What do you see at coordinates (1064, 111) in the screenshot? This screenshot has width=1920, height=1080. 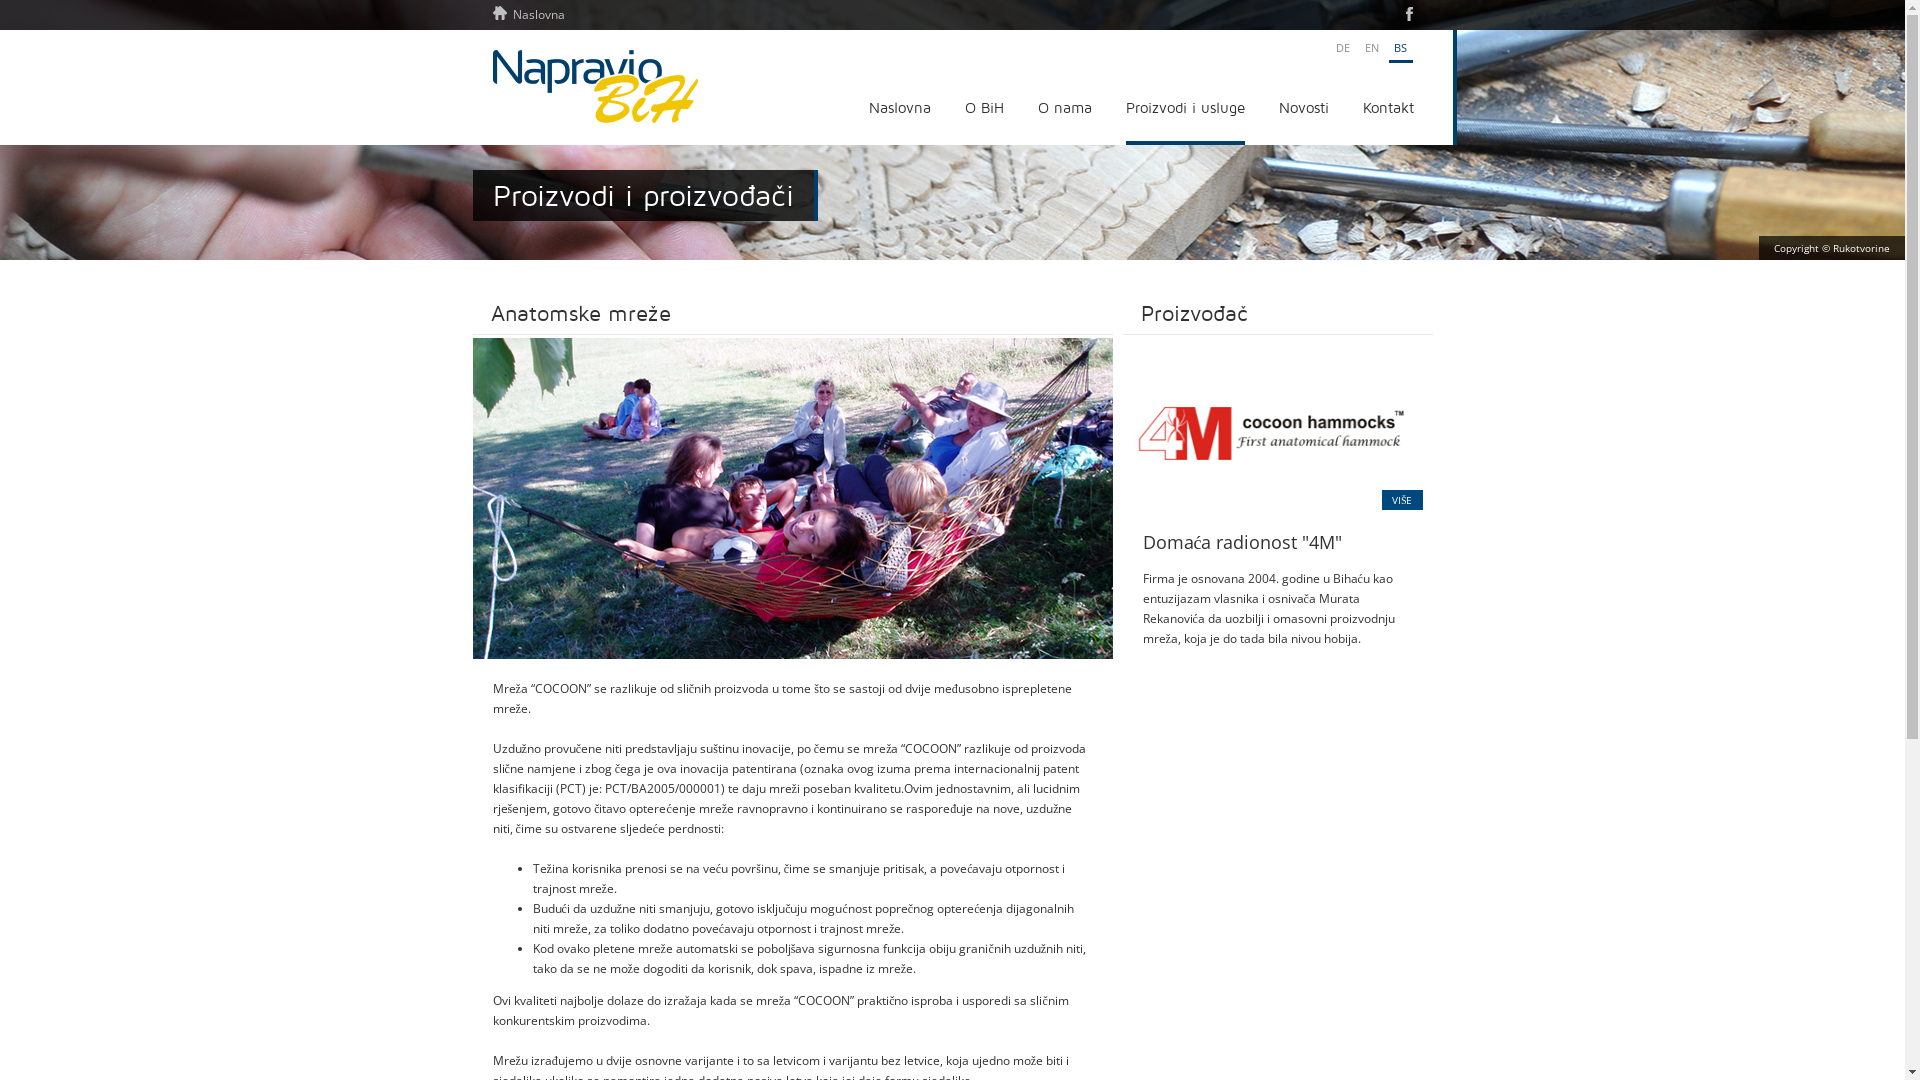 I see `'O nama'` at bounding box center [1064, 111].